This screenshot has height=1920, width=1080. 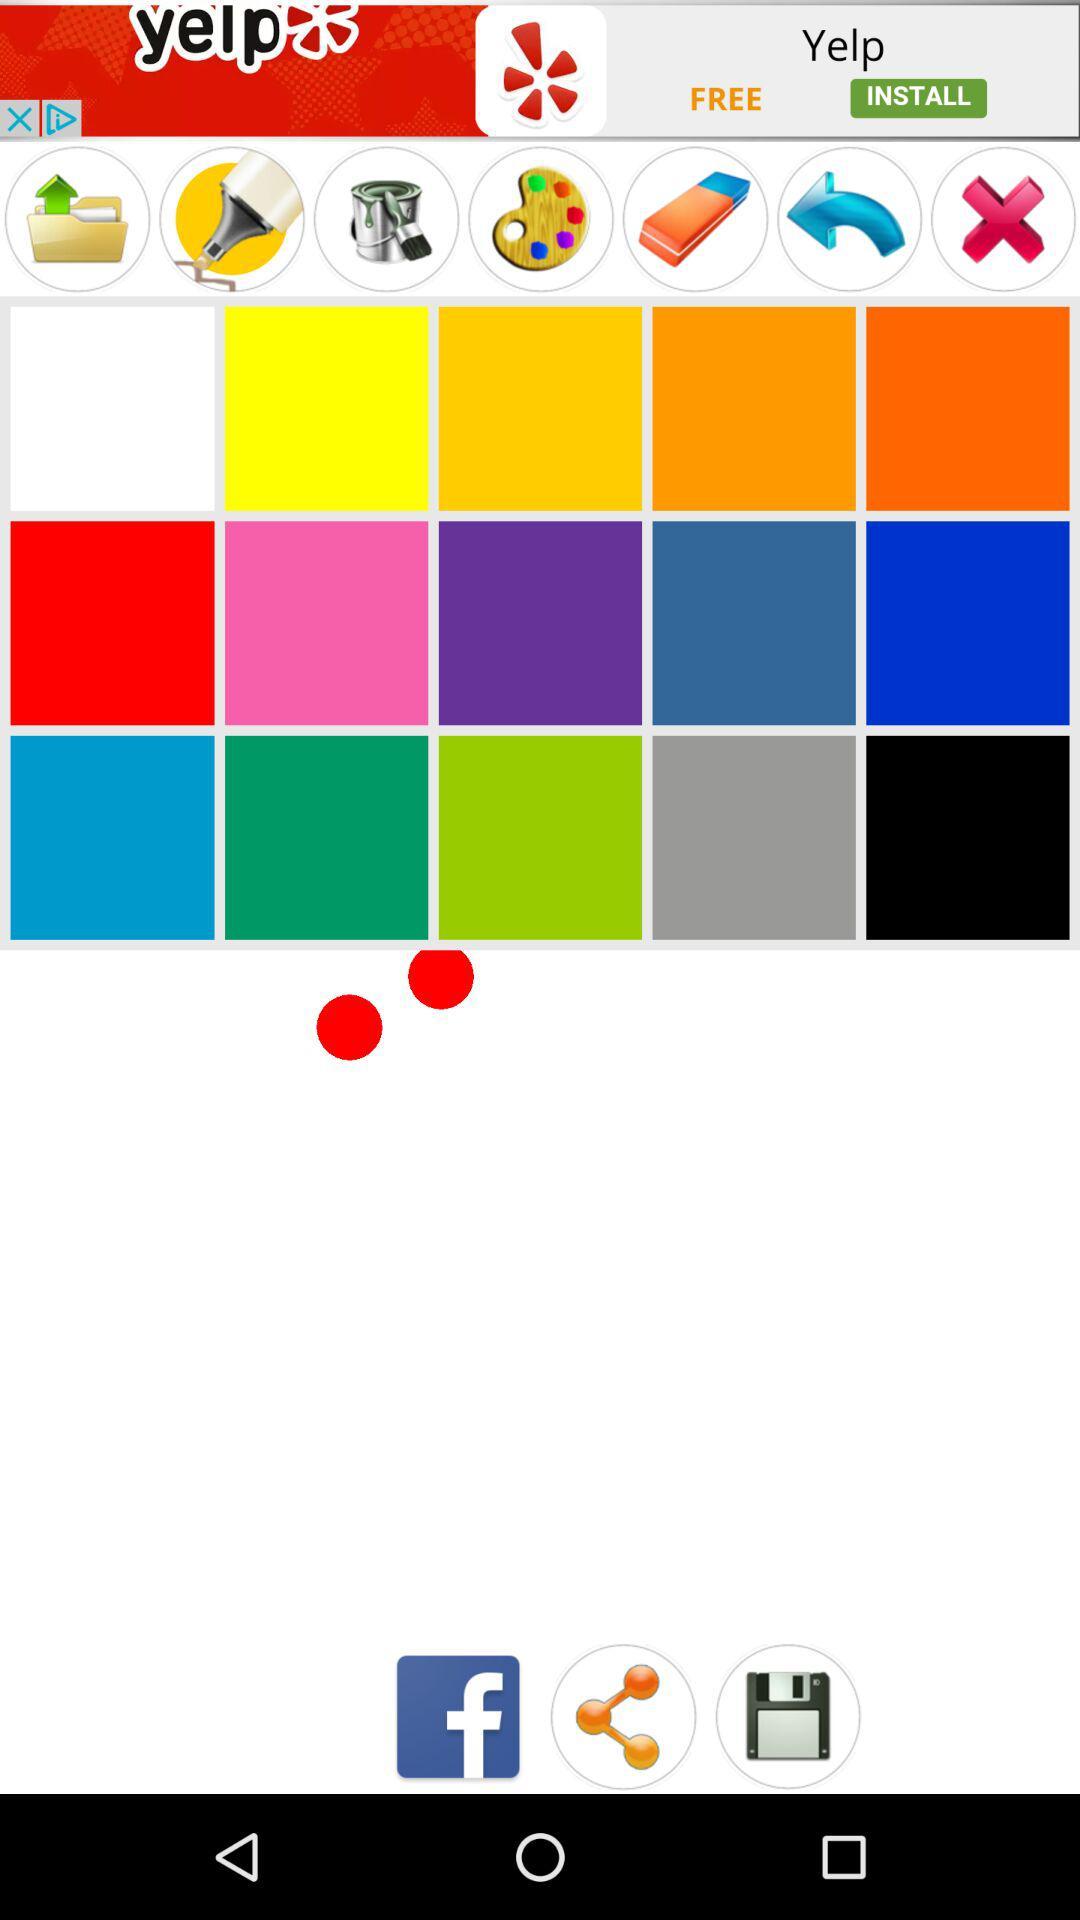 What do you see at coordinates (458, 1715) in the screenshot?
I see `facebook page` at bounding box center [458, 1715].